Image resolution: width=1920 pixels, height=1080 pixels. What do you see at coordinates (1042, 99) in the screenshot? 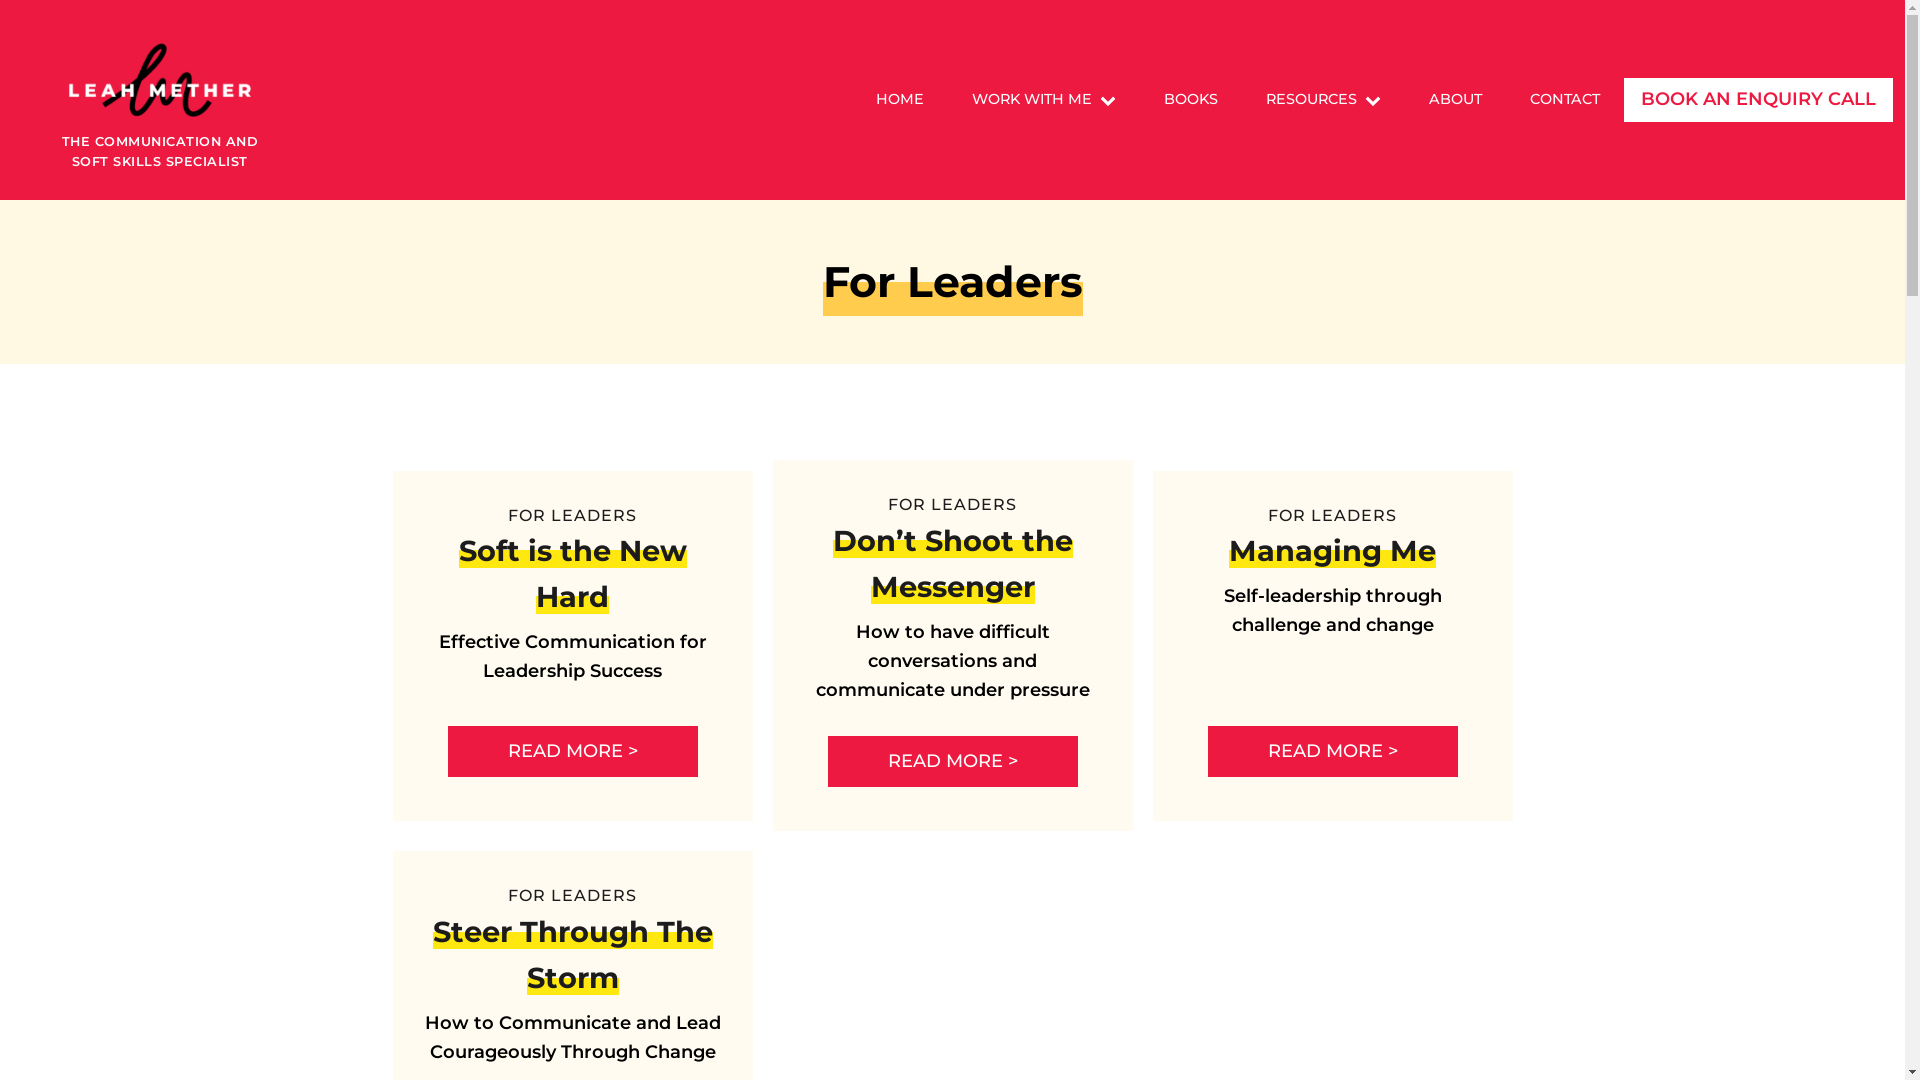
I see `'WORK WITH ME'` at bounding box center [1042, 99].